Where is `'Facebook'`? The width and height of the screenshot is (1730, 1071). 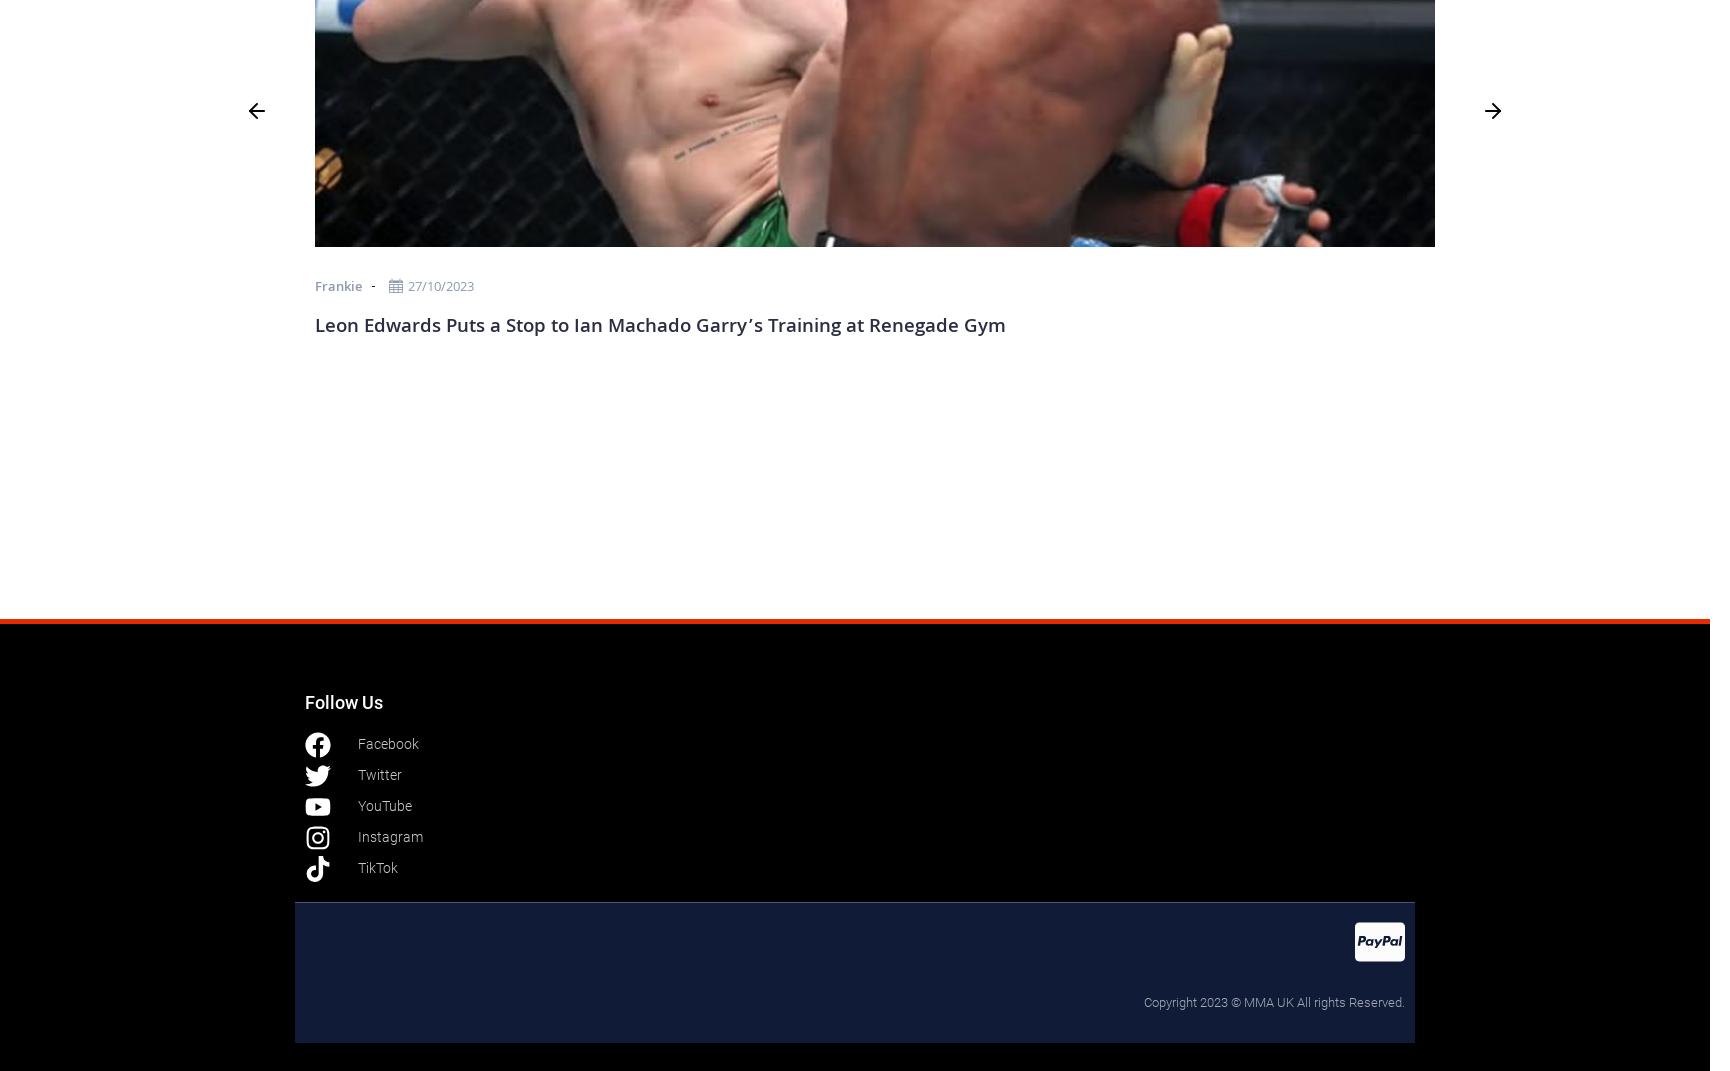
'Facebook' is located at coordinates (387, 744).